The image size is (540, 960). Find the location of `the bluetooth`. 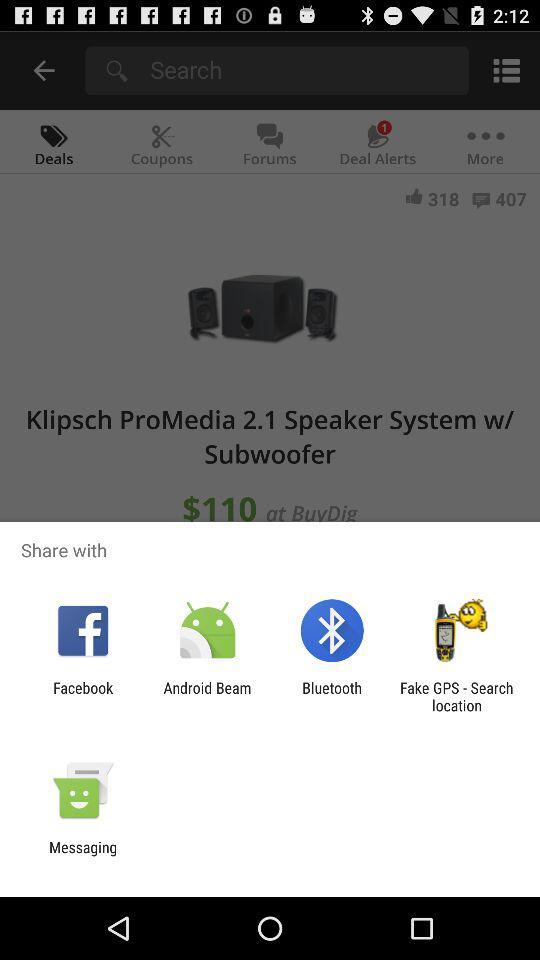

the bluetooth is located at coordinates (332, 696).